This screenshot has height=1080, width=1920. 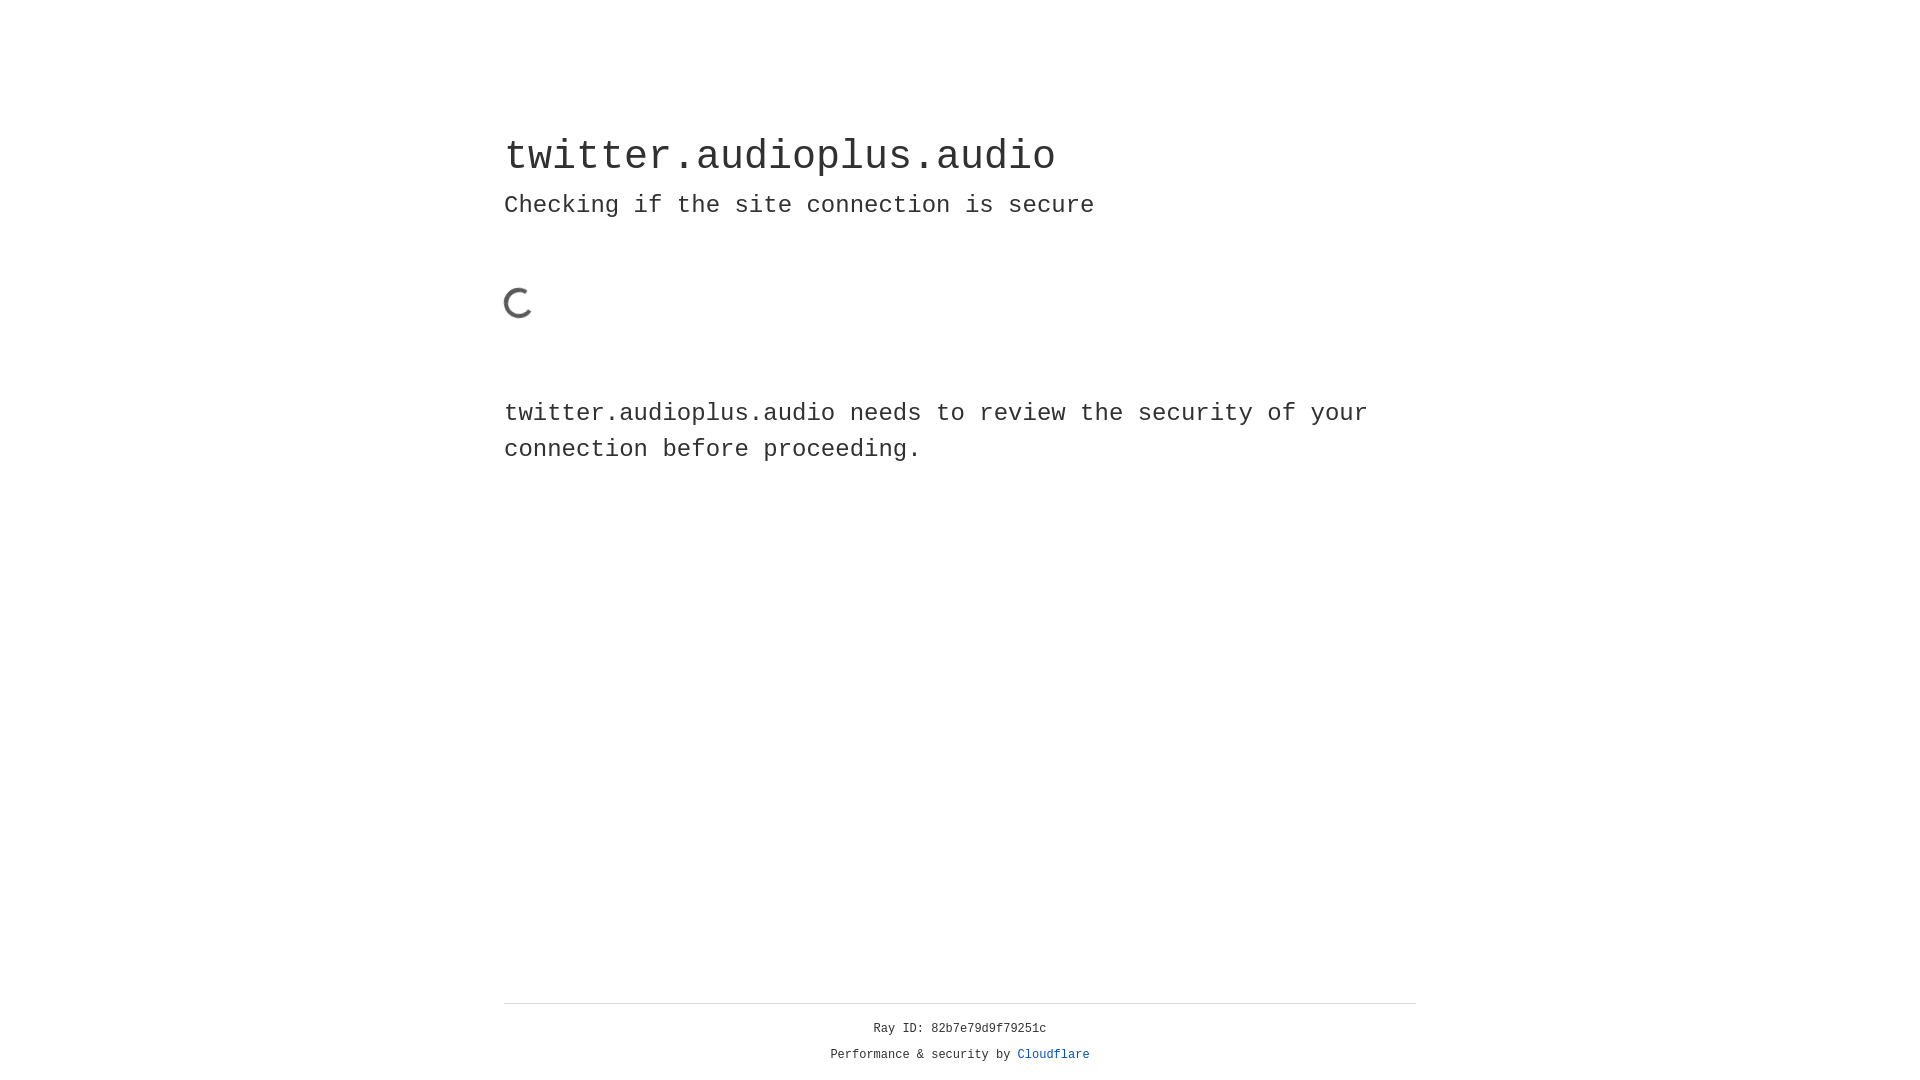 What do you see at coordinates (1053, 1054) in the screenshot?
I see `'Cloudflare'` at bounding box center [1053, 1054].